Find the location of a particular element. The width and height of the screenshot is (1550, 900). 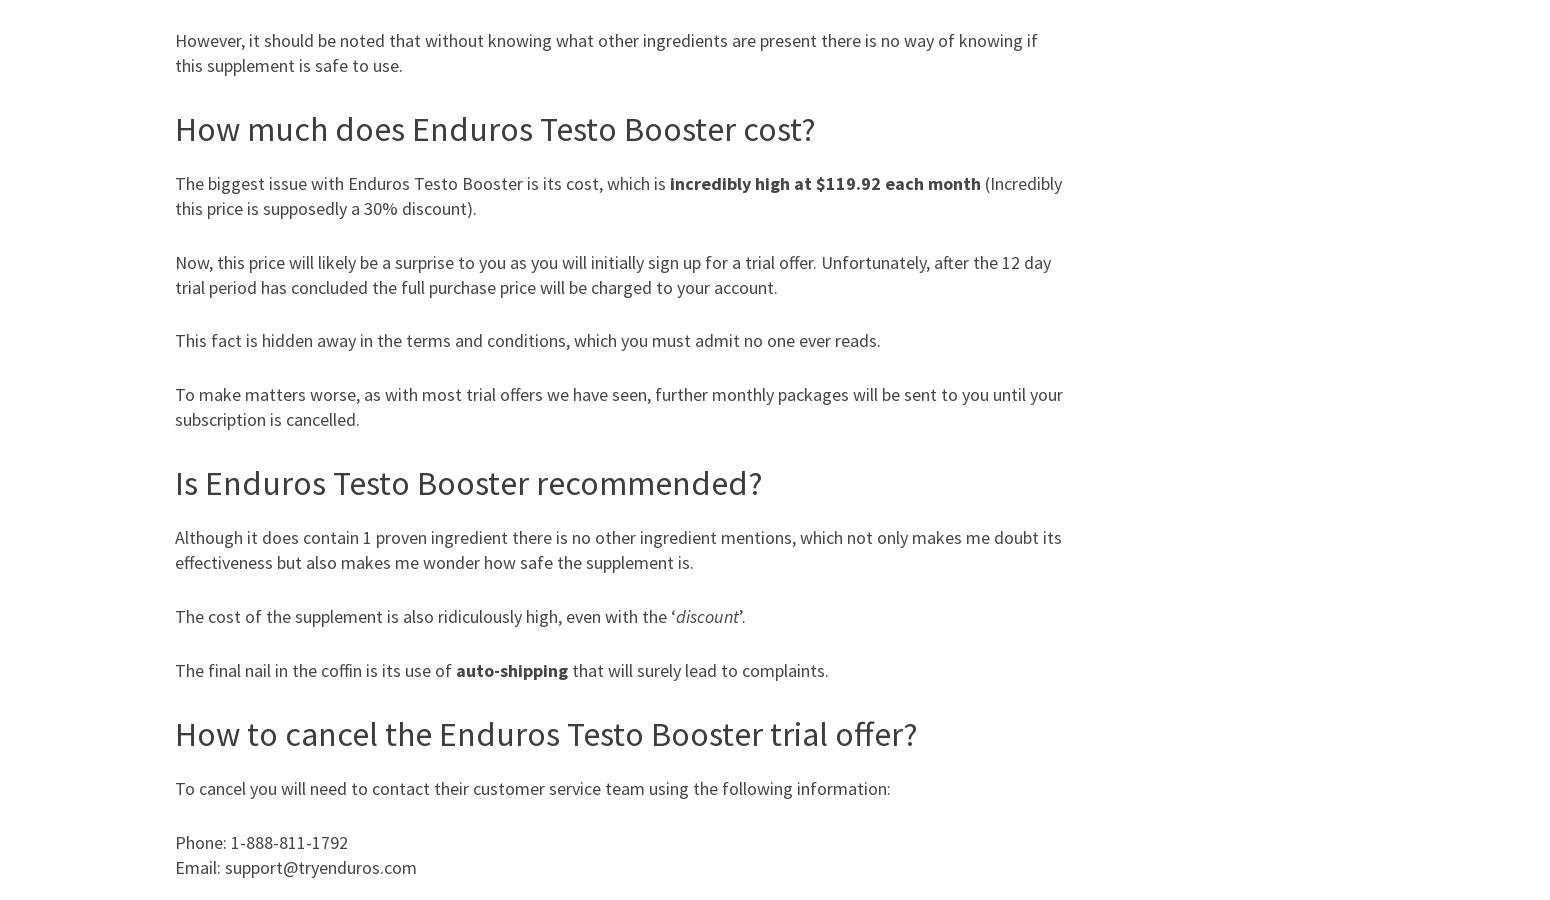

'Tia Blanco' is located at coordinates (1256, 51).